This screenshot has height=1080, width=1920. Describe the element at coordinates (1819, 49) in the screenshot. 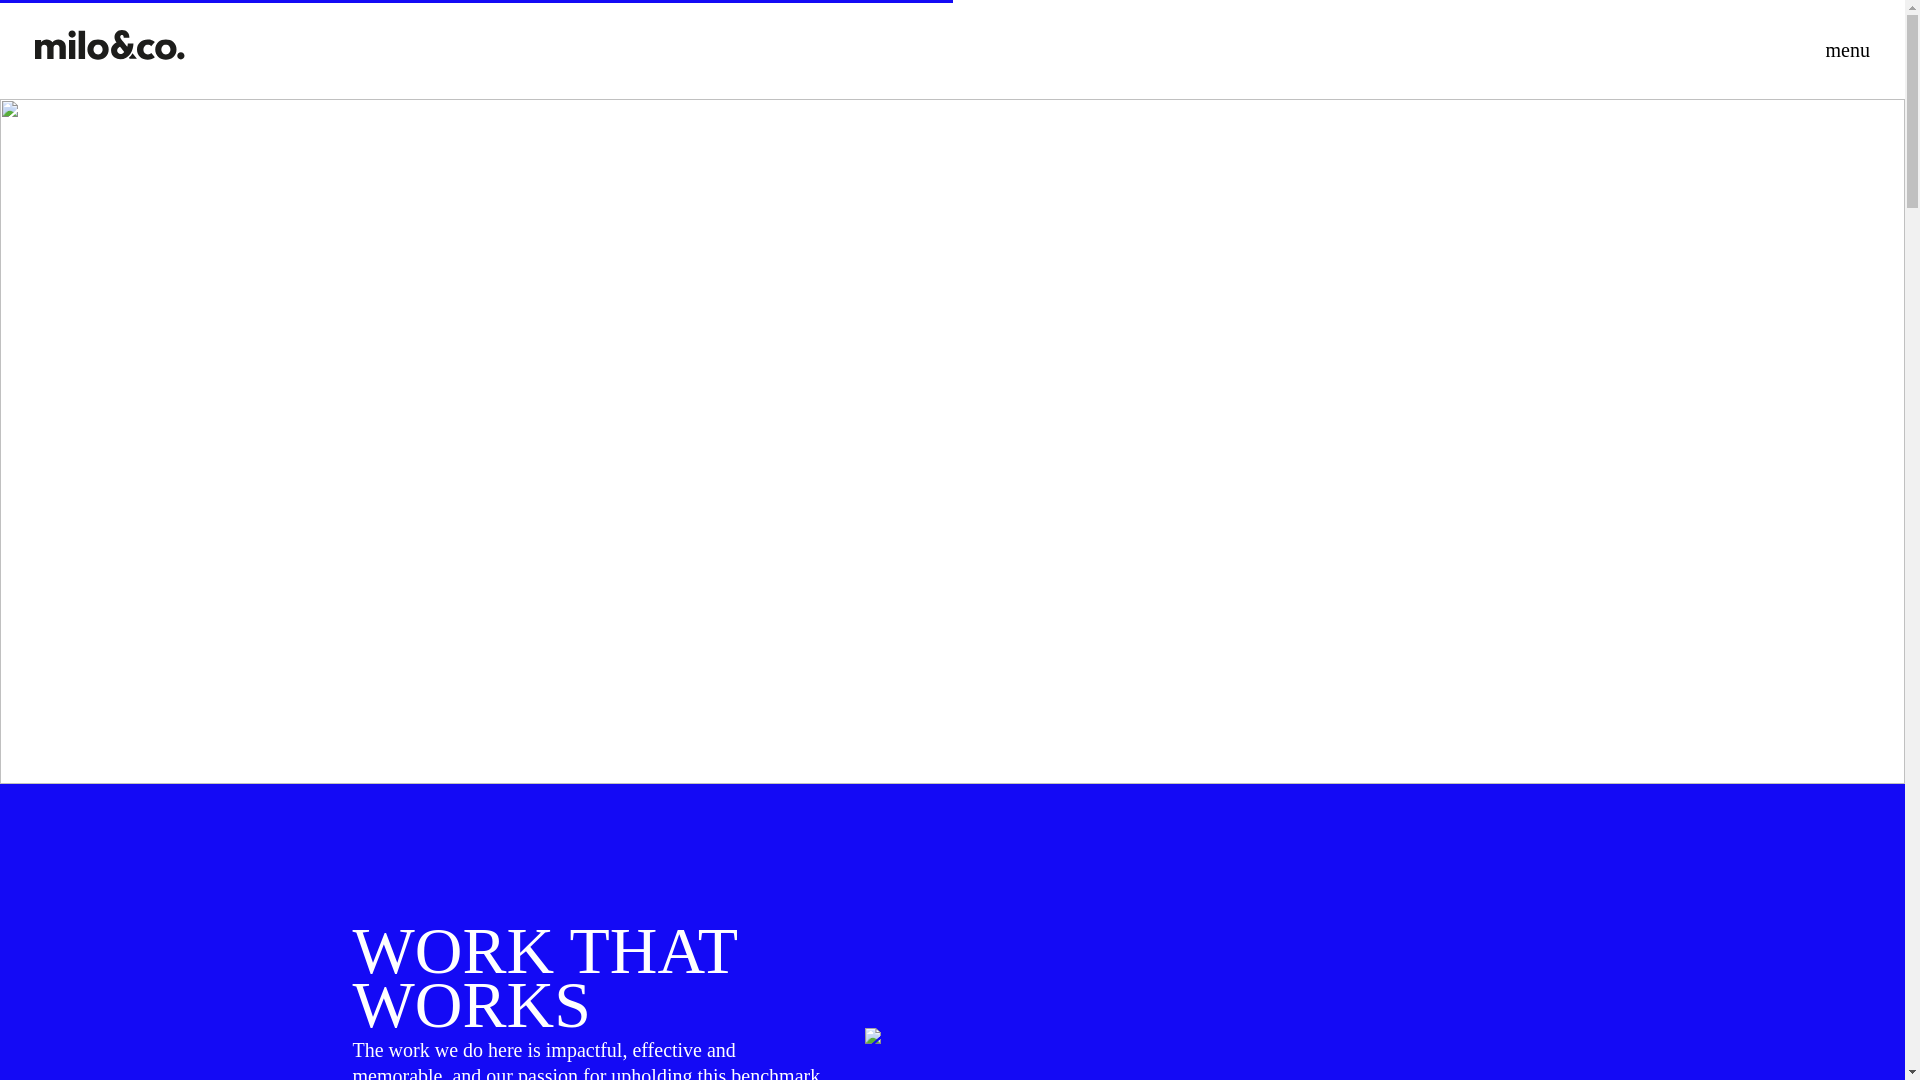

I see `'menu'` at that location.